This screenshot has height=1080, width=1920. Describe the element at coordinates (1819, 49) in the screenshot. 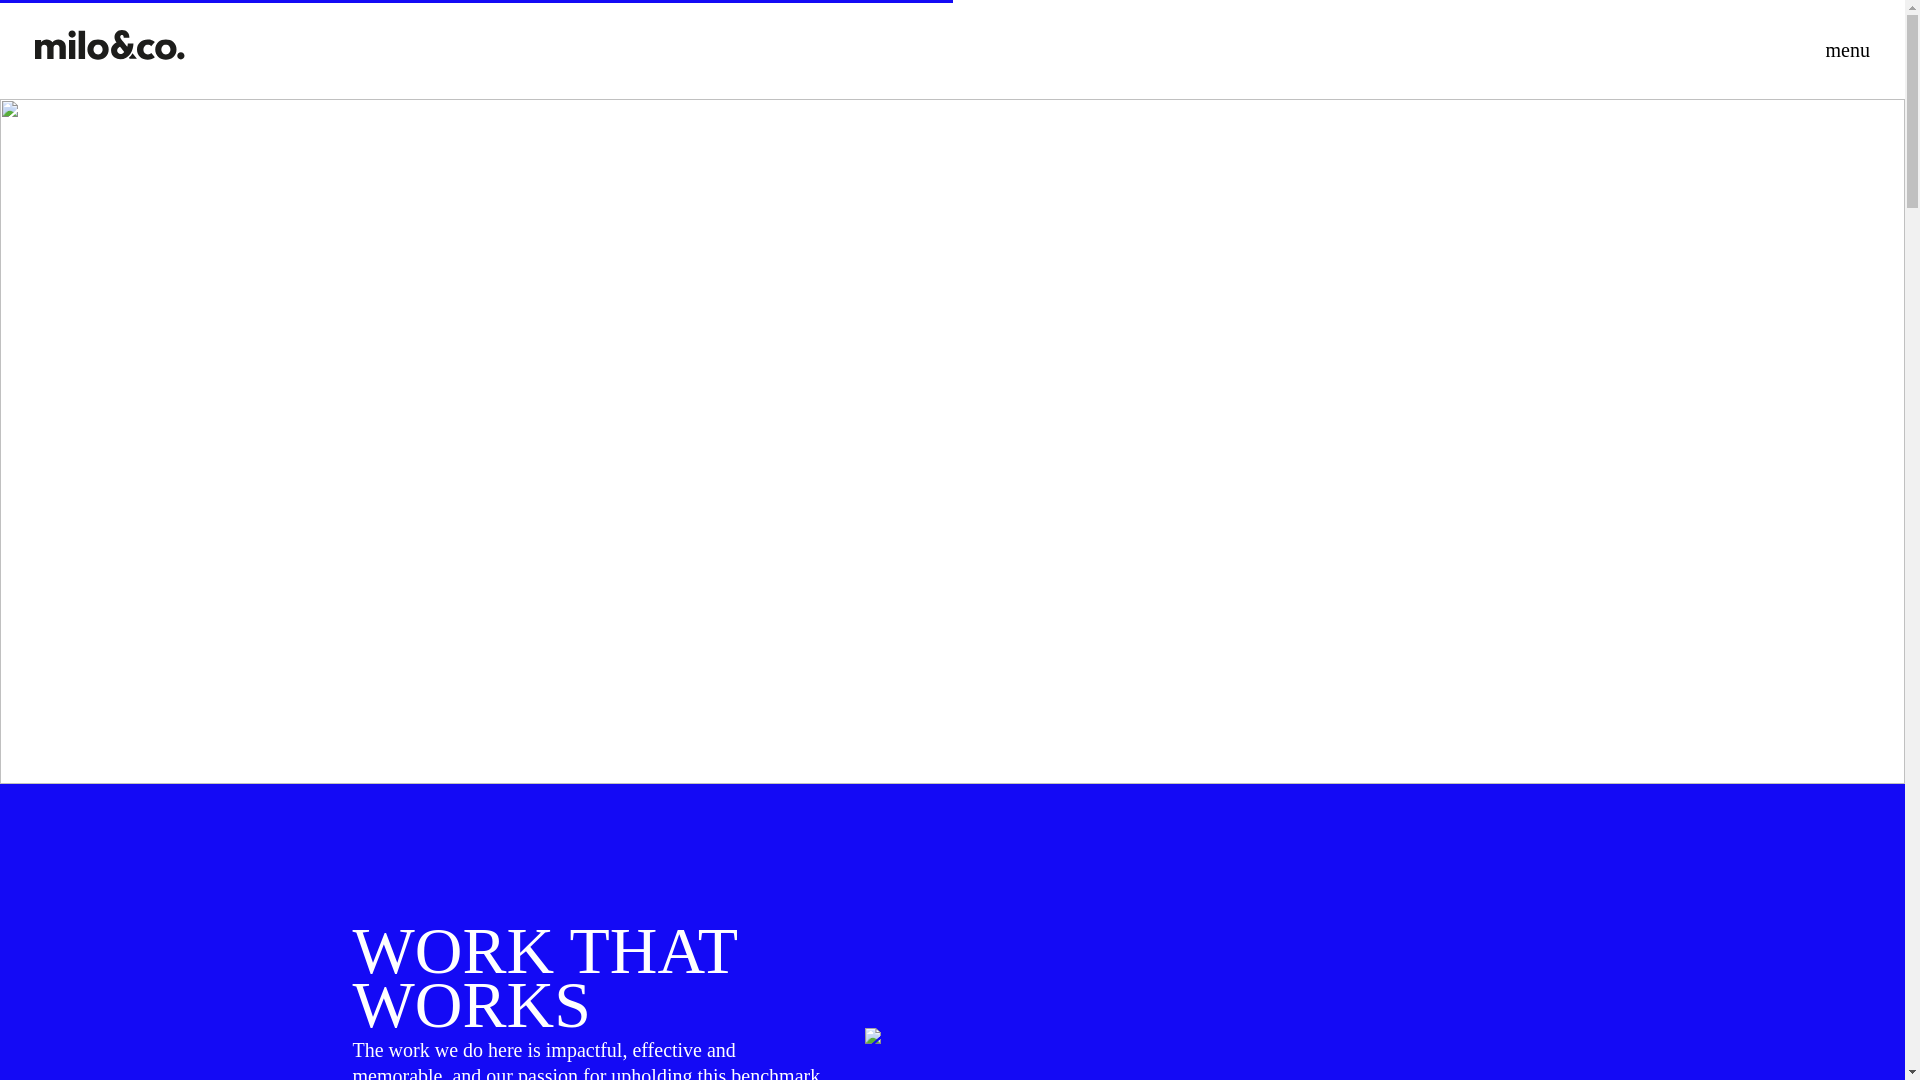

I see `'menu'` at that location.